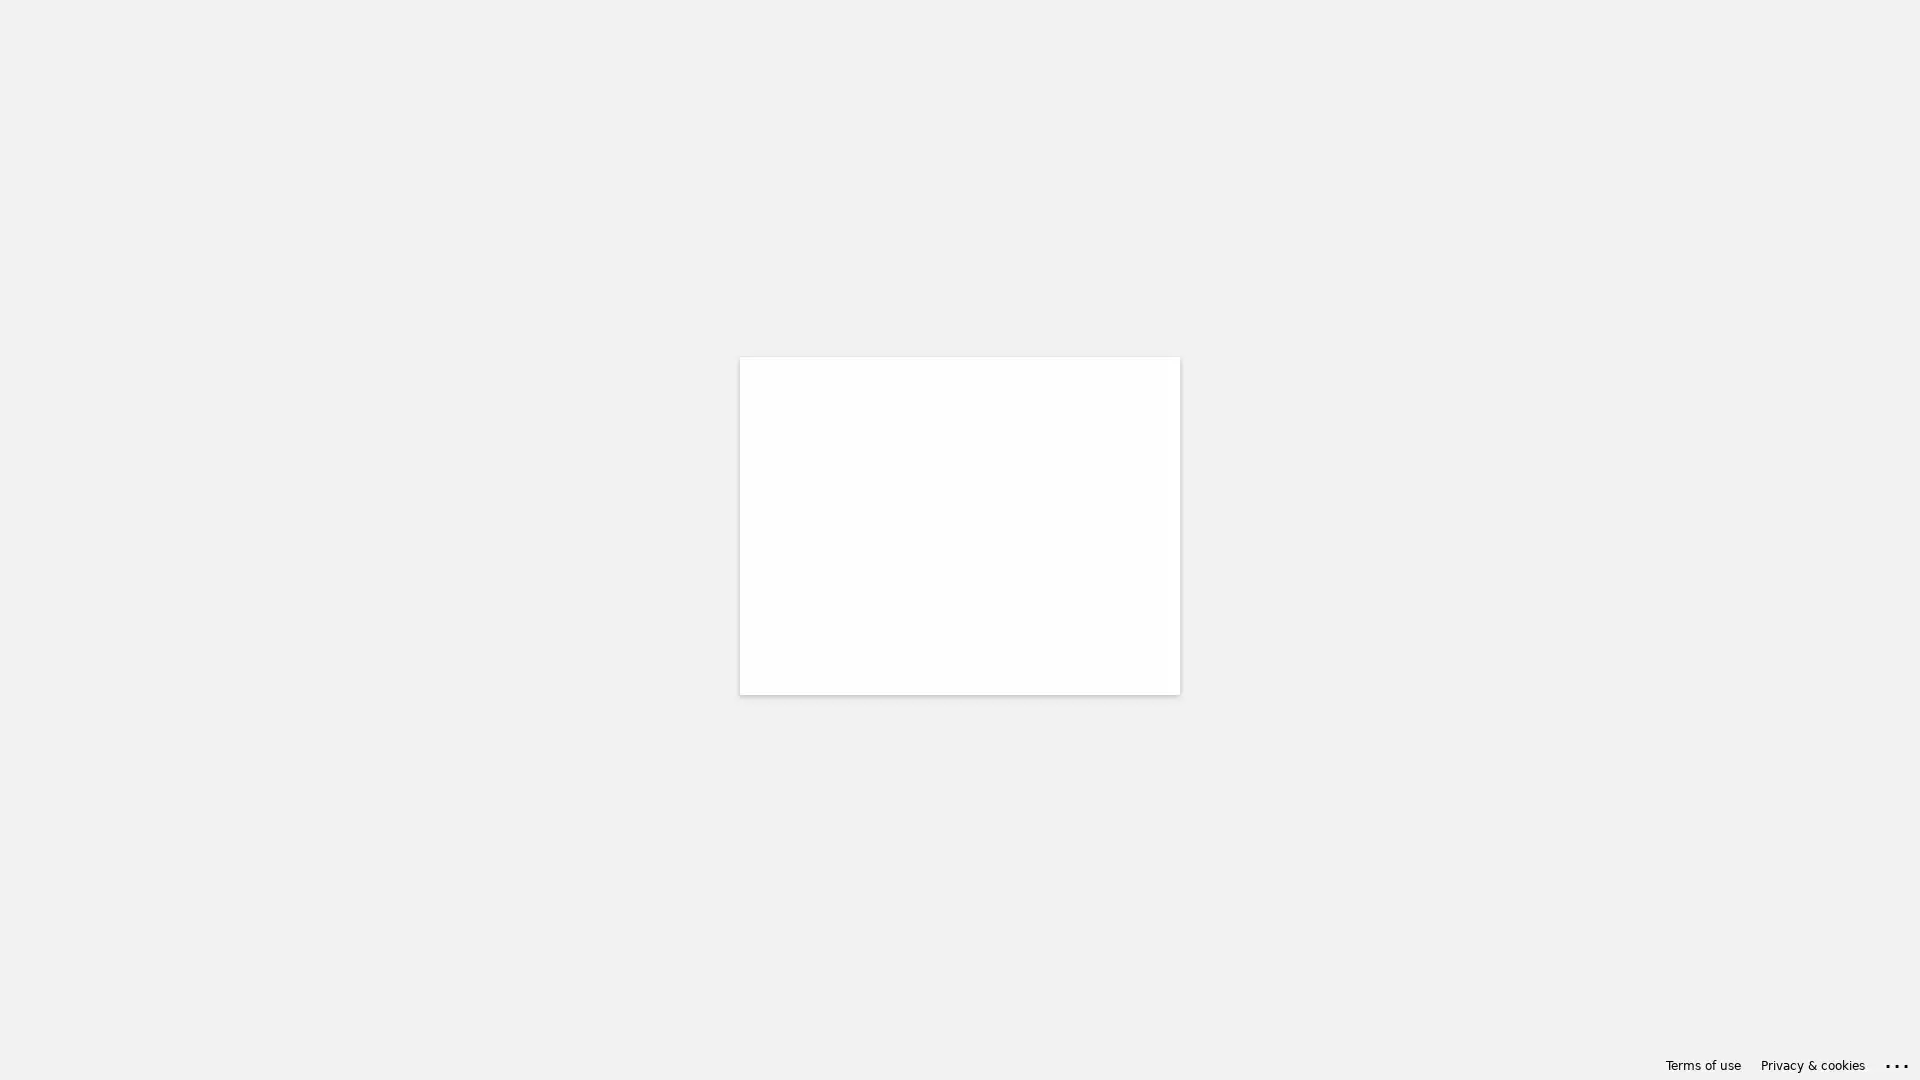 The image size is (1920, 1080). I want to click on Back, so click(969, 604).